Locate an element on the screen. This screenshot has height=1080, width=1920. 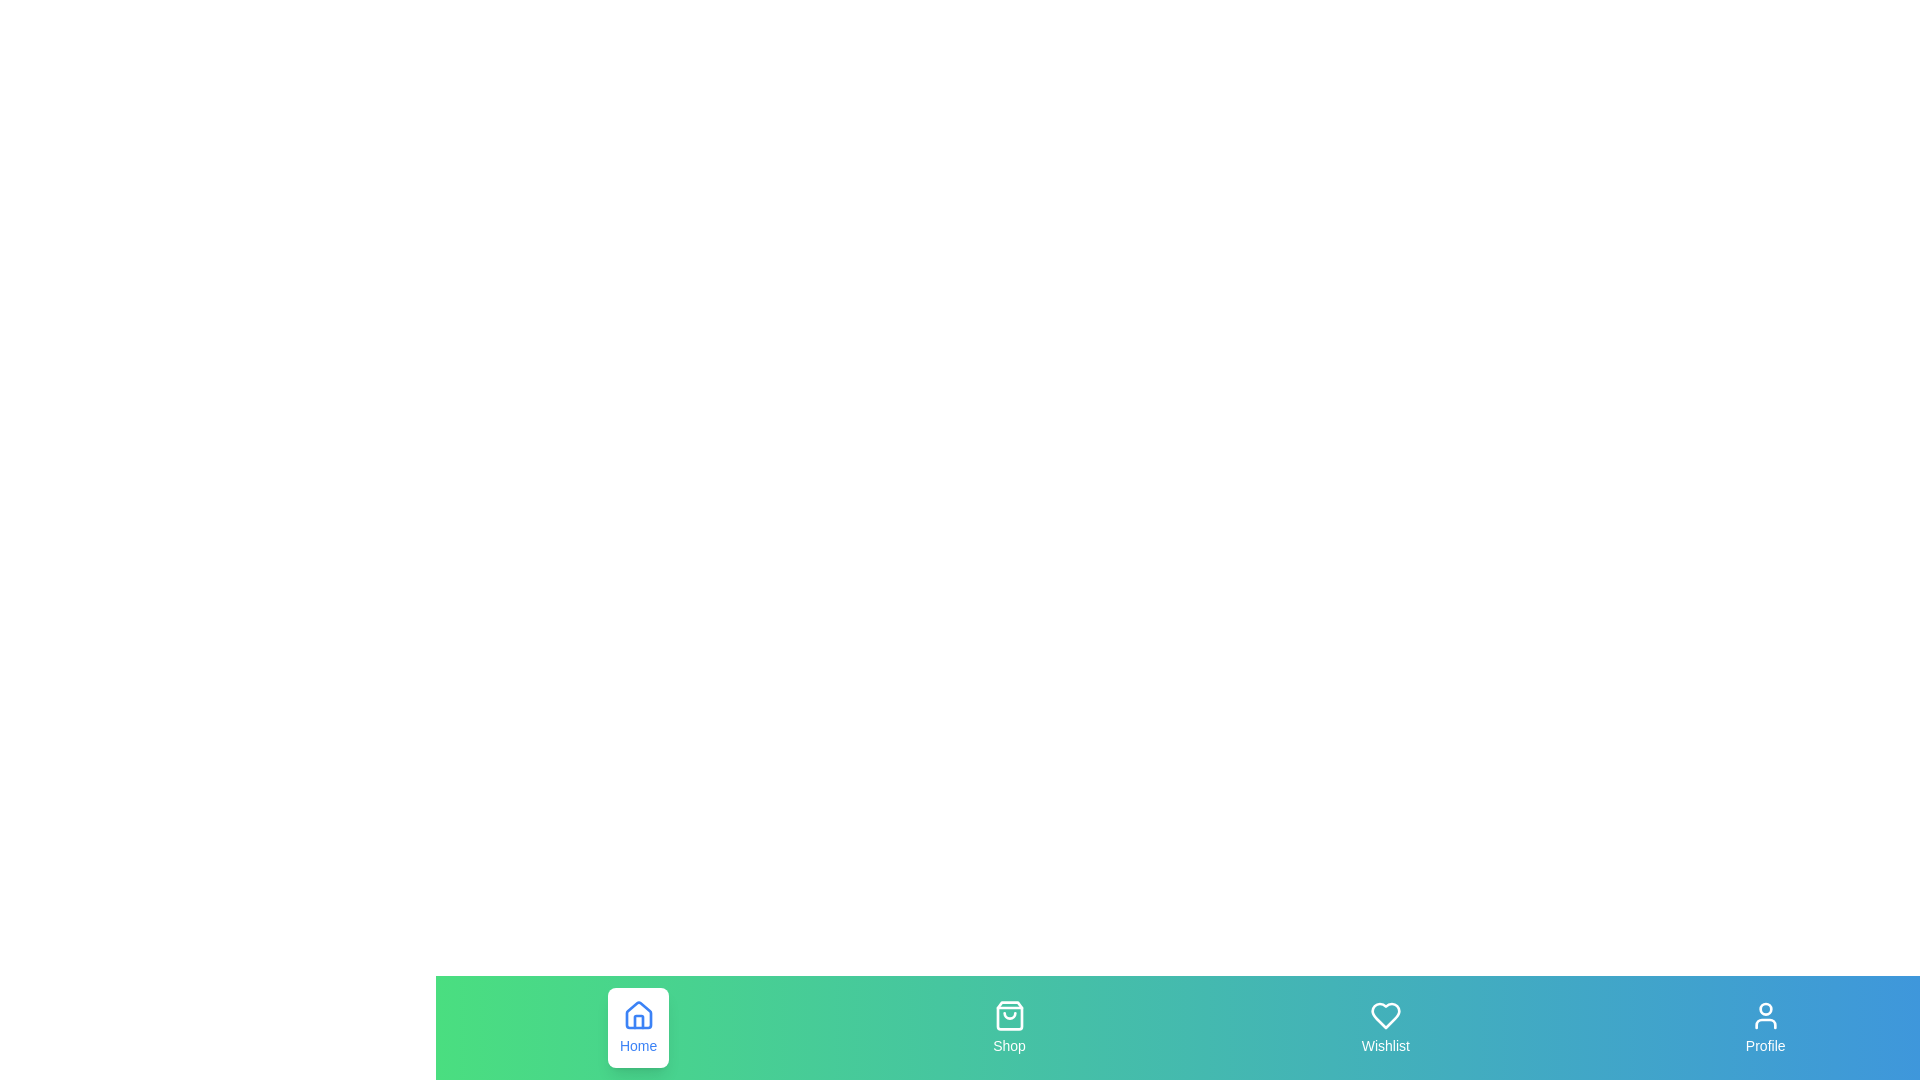
the tab labeled Shop by clicking its button is located at coordinates (1009, 1028).